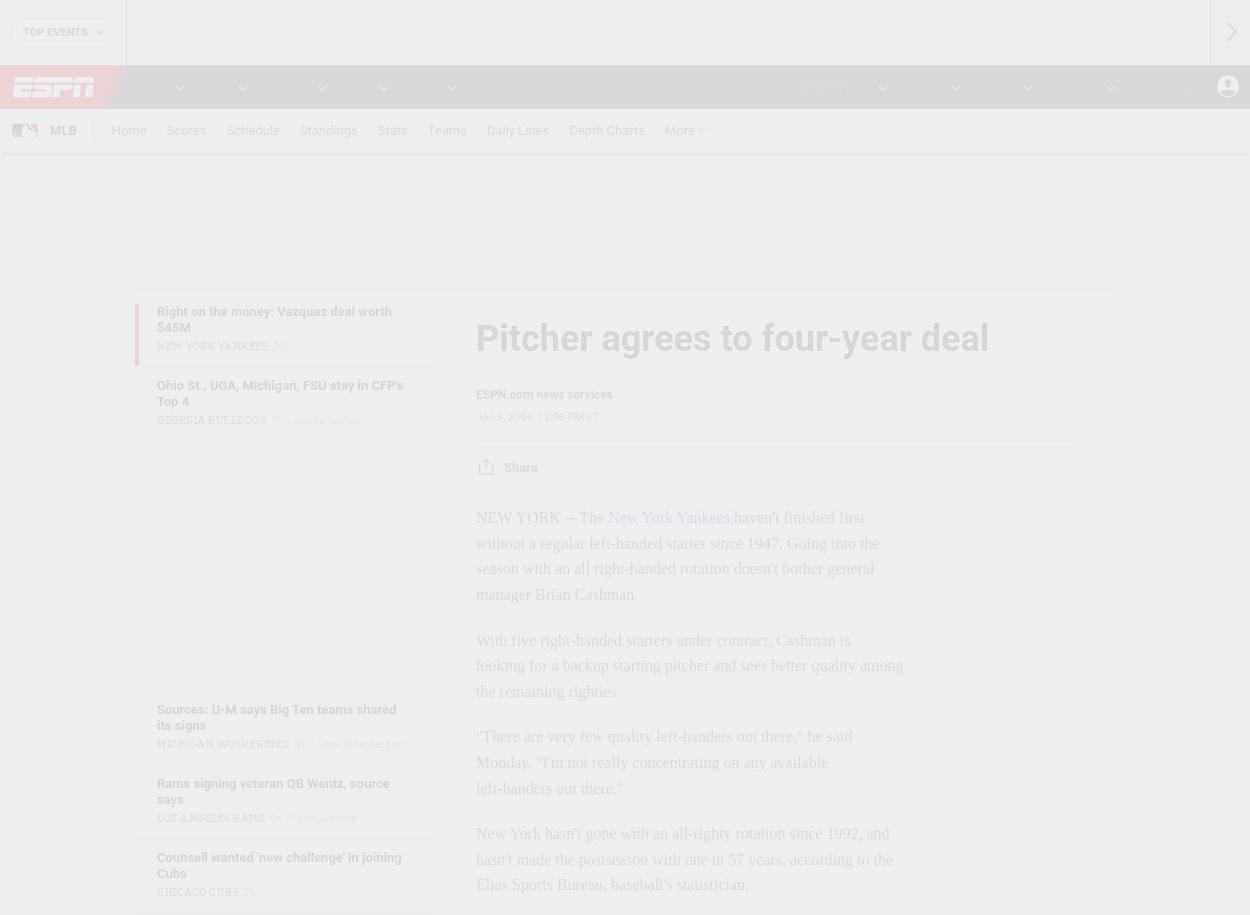 The image size is (1250, 915). I want to click on 'Georgia Bulldogs', so click(210, 419).